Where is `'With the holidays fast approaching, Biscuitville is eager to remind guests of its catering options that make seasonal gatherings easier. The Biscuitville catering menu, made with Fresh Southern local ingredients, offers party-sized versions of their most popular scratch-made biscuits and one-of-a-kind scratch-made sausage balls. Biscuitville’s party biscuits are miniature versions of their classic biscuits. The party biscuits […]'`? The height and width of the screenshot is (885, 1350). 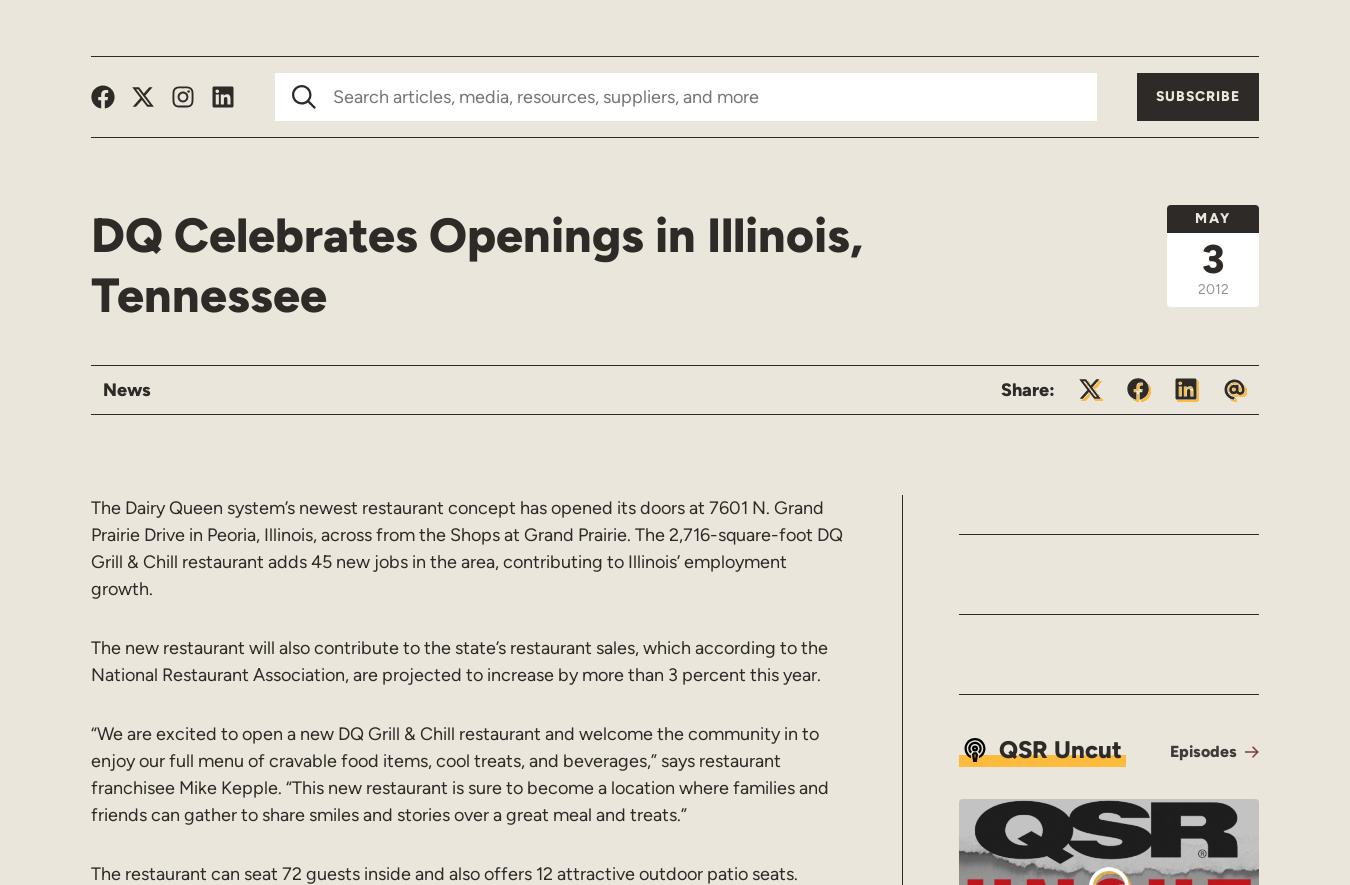 'With the holidays fast approaching, Biscuitville is eager to remind guests of its catering options that make seasonal gatherings easier. The Biscuitville catering menu, made with Fresh Southern local ingredients, offers party-sized versions of their most popular scratch-made biscuits and one-of-a-kind scratch-made sausage balls. Biscuitville’s party biscuits are miniature versions of their classic biscuits. The party biscuits […]' is located at coordinates (825, 597).